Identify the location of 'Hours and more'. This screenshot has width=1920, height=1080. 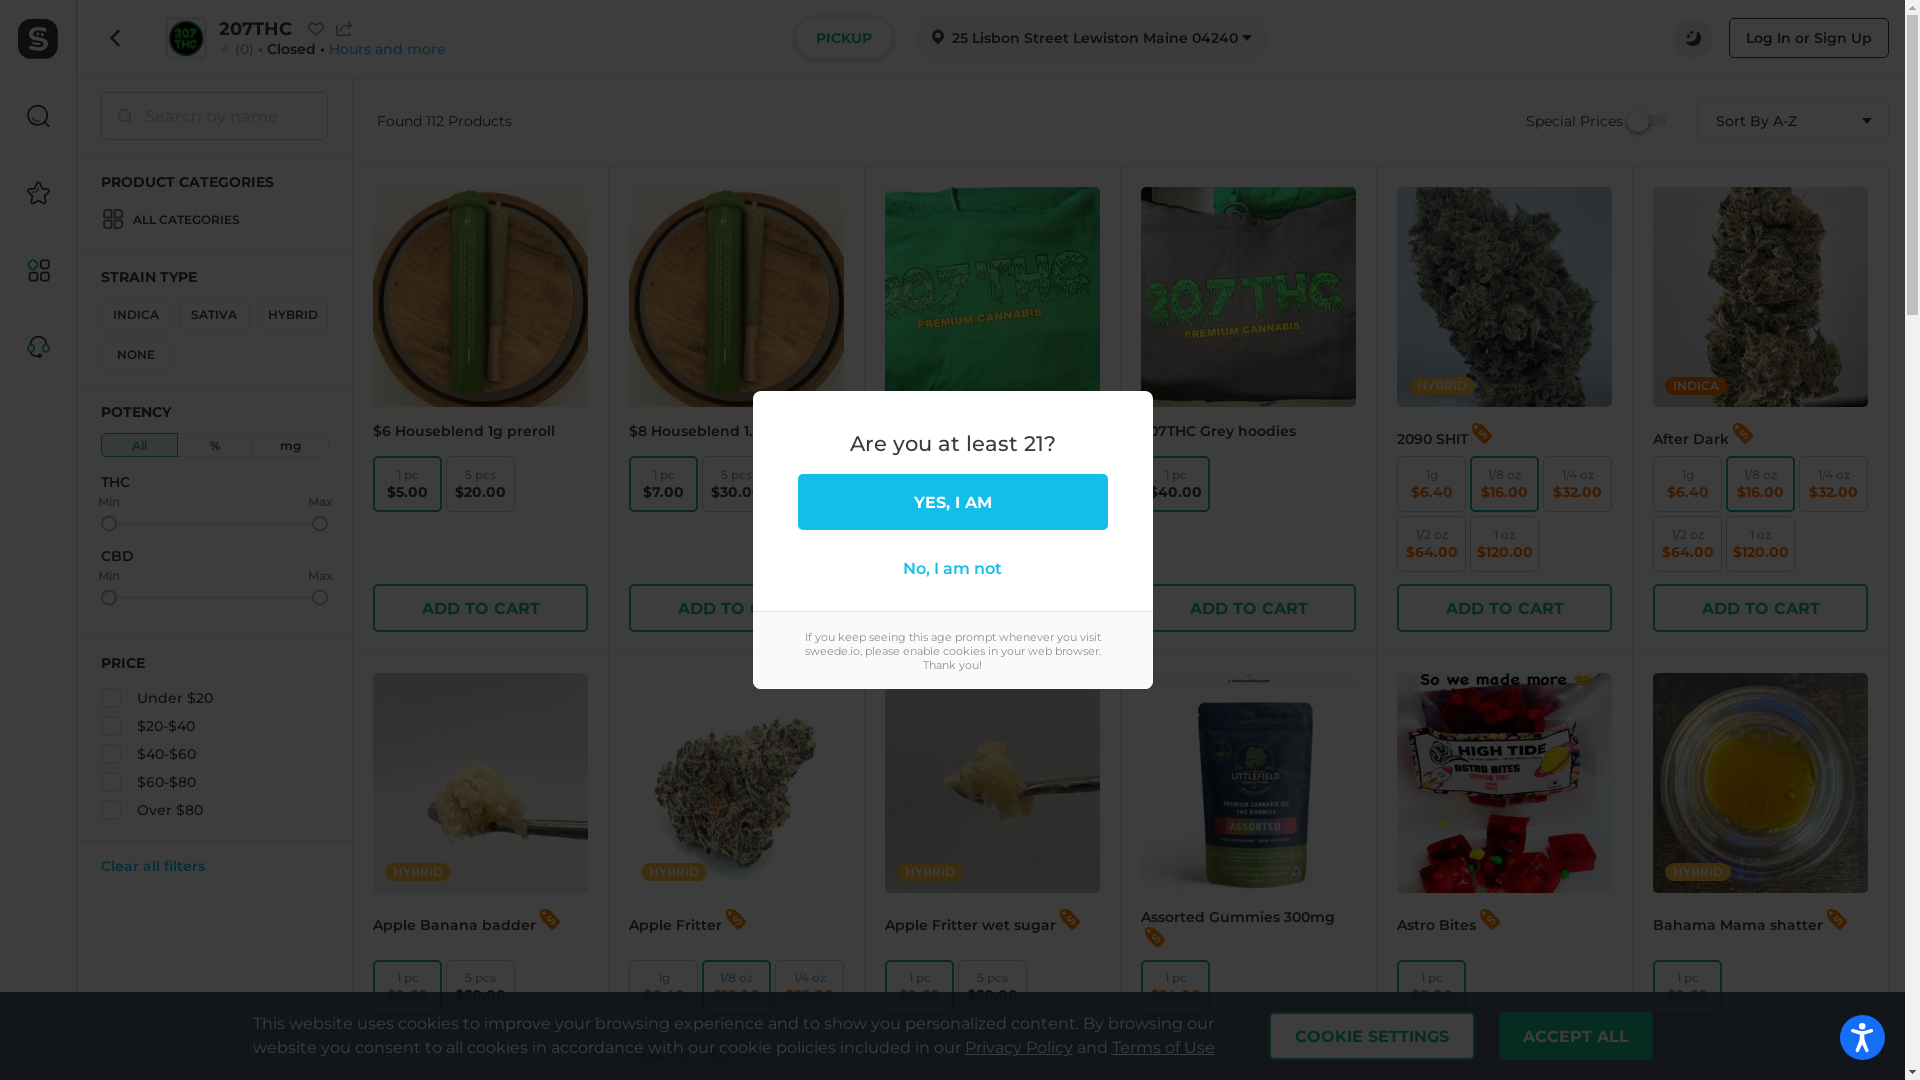
(387, 48).